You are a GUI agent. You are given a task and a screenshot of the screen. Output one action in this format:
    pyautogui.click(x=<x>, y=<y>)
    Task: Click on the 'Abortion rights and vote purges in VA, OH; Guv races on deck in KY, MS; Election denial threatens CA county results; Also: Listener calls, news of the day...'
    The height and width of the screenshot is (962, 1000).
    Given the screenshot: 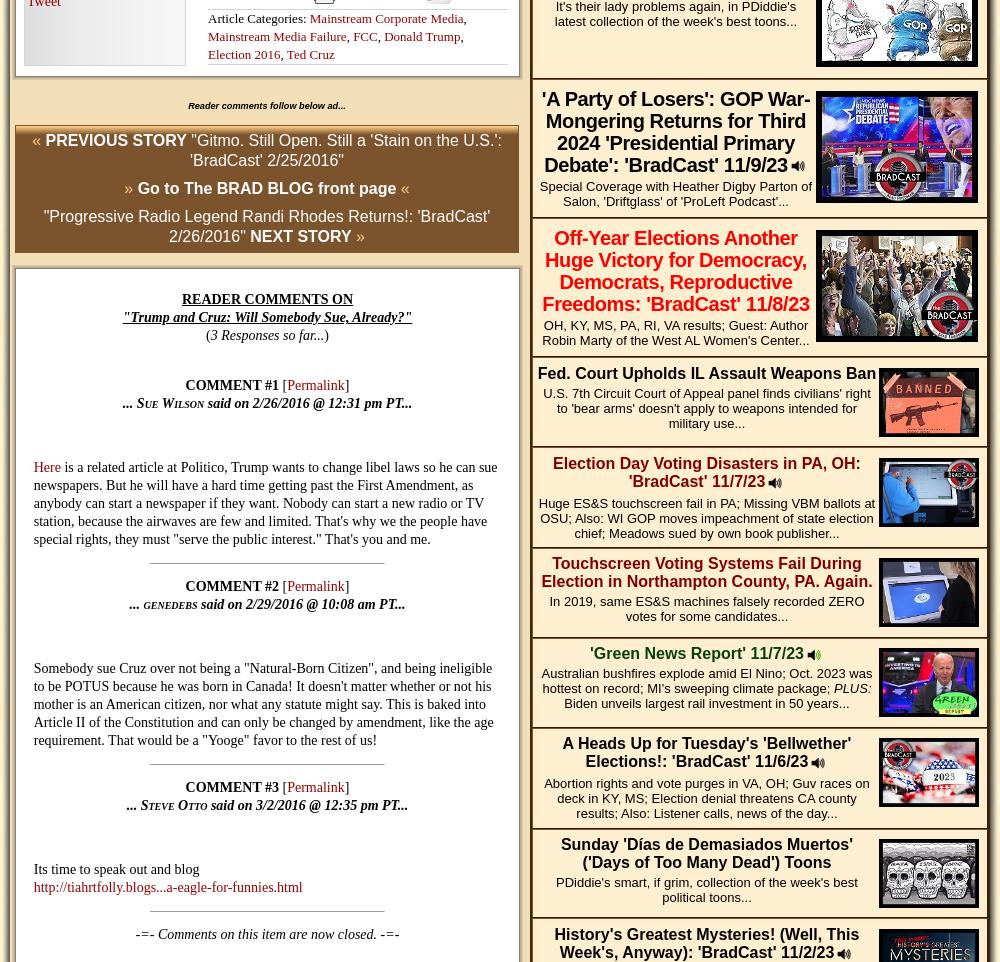 What is the action you would take?
    pyautogui.click(x=705, y=797)
    